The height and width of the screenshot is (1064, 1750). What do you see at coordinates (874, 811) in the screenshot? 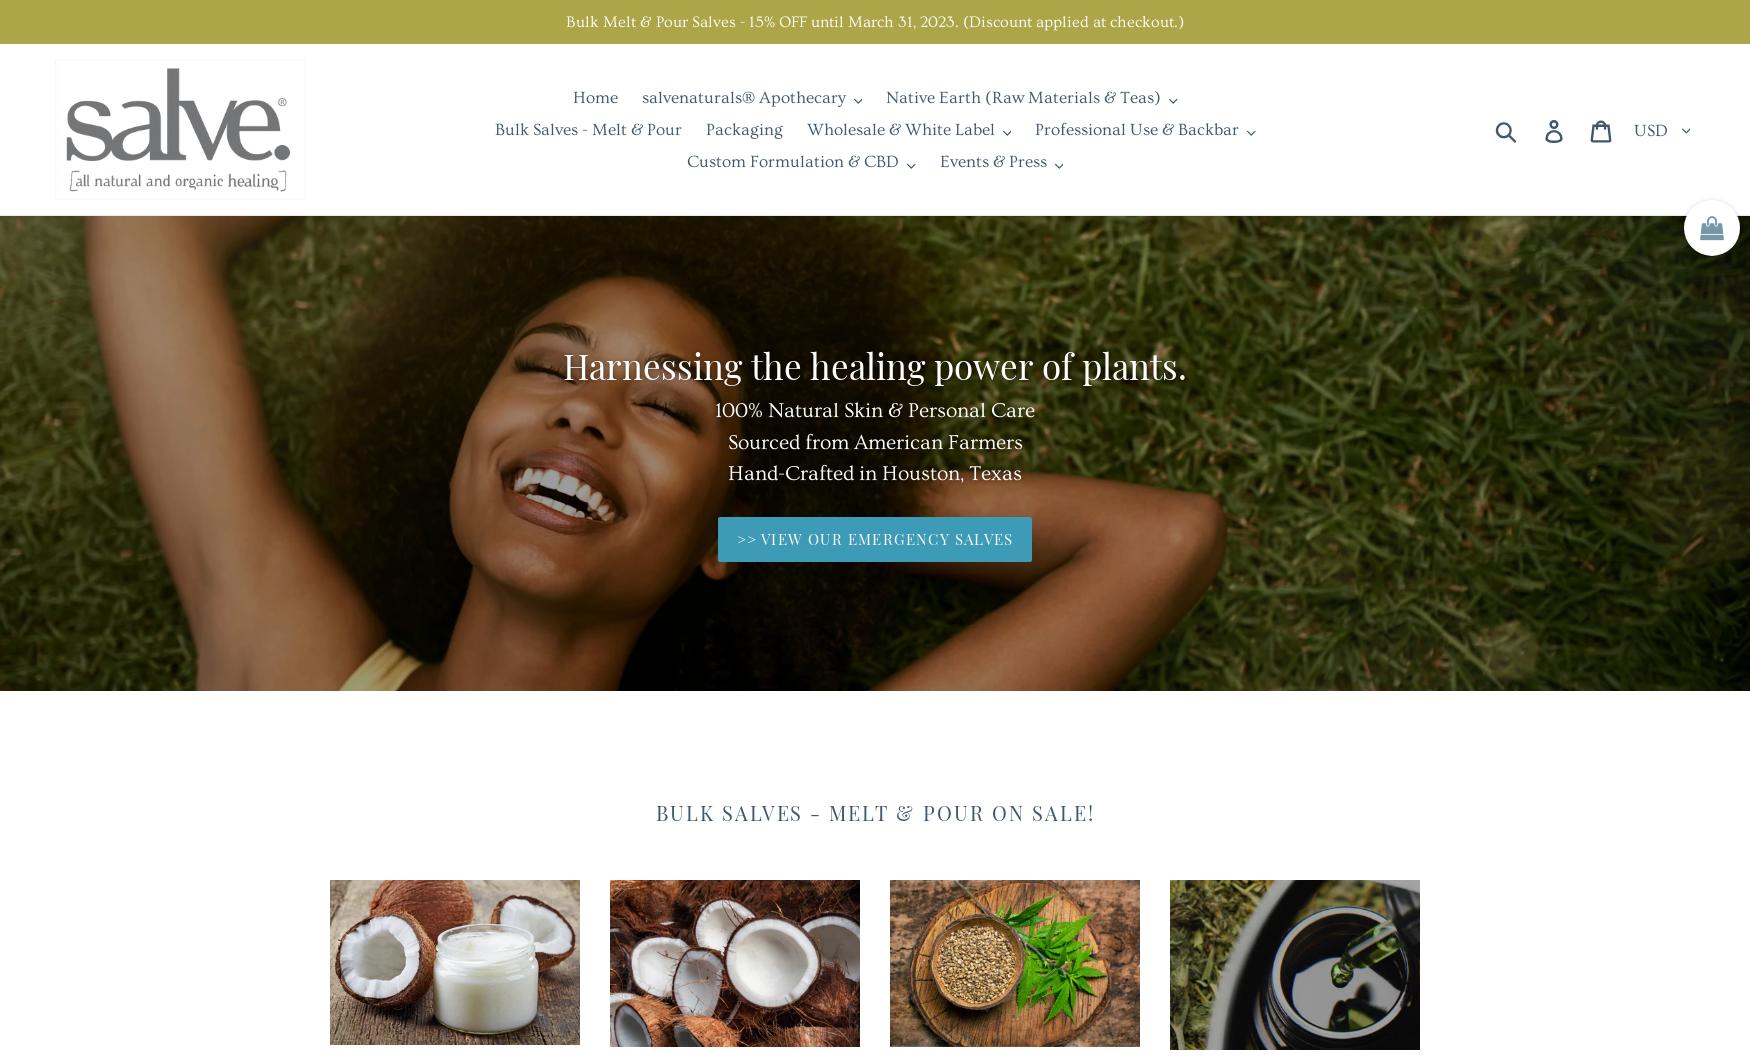
I see `'BULK SALVES - MELT & POUR      ON SALE!'` at bounding box center [874, 811].